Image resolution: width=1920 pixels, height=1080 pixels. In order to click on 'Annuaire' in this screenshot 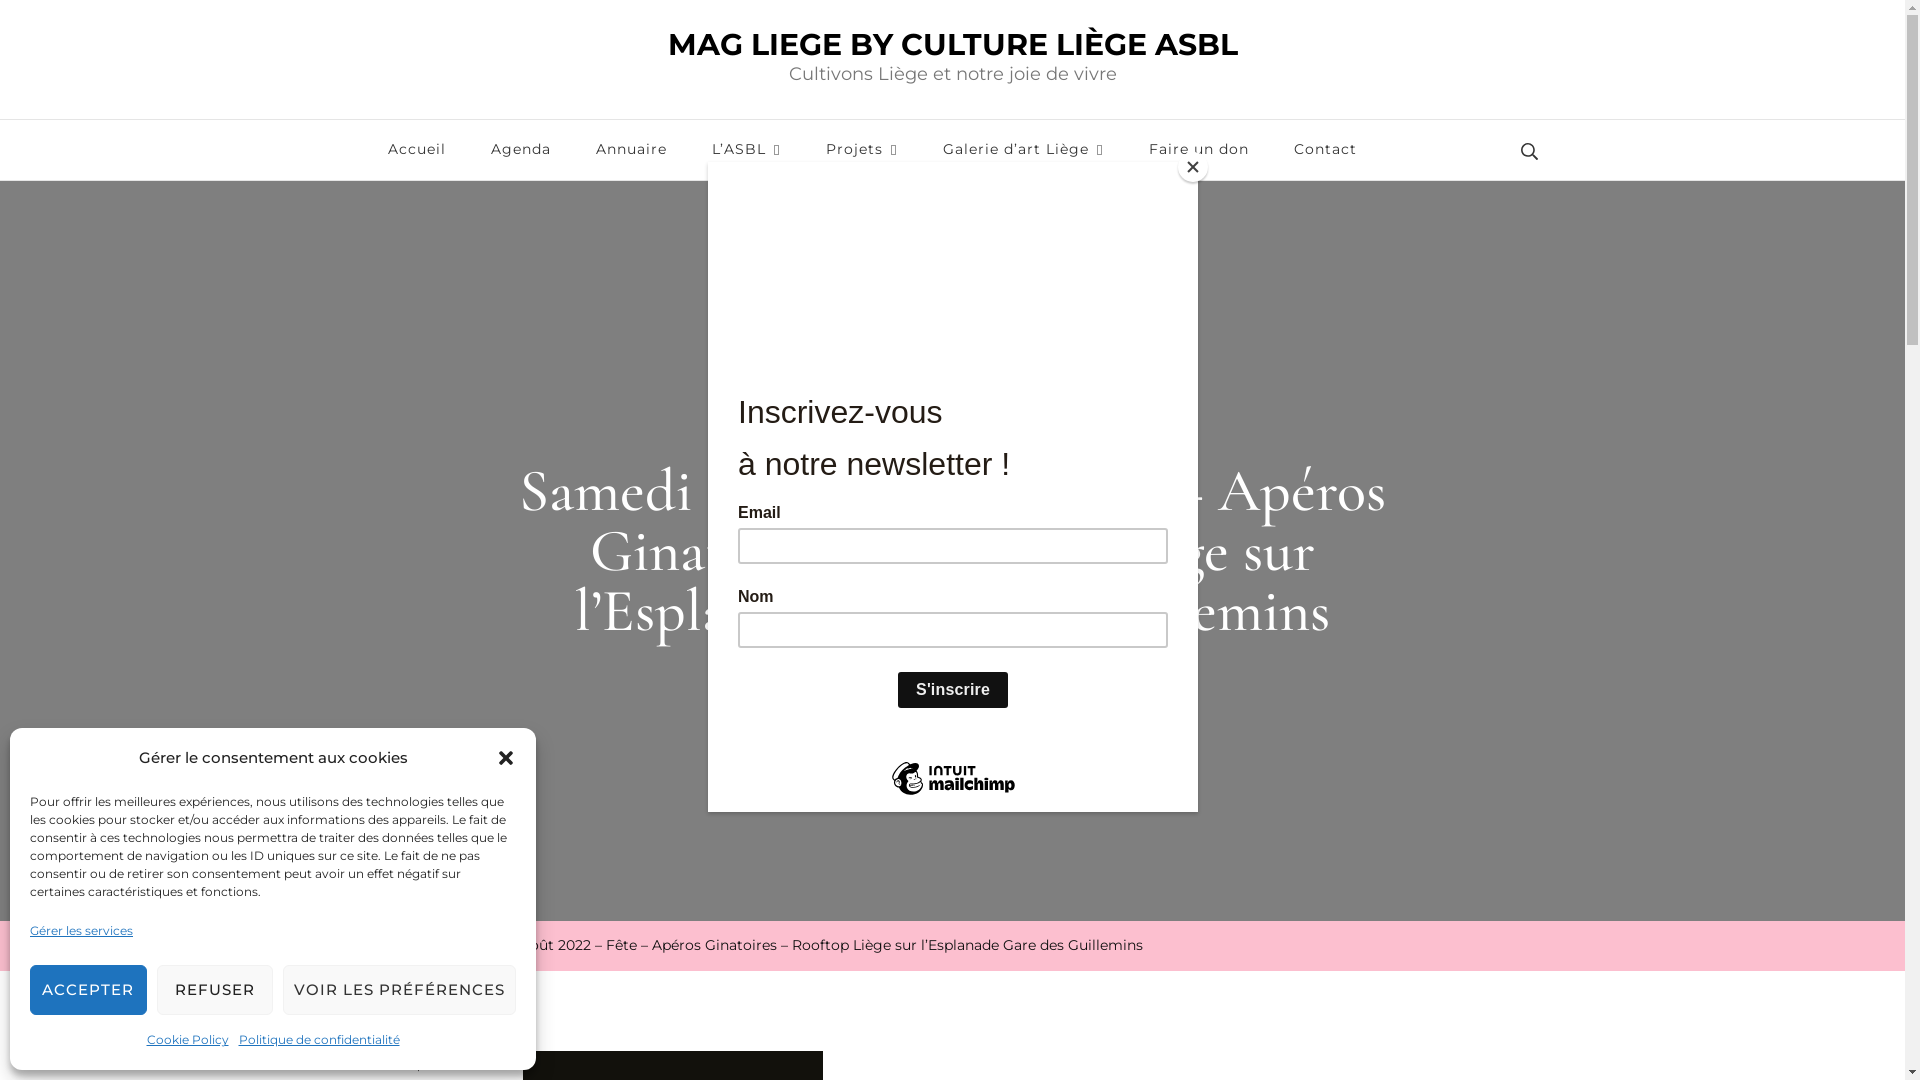, I will do `click(630, 149)`.